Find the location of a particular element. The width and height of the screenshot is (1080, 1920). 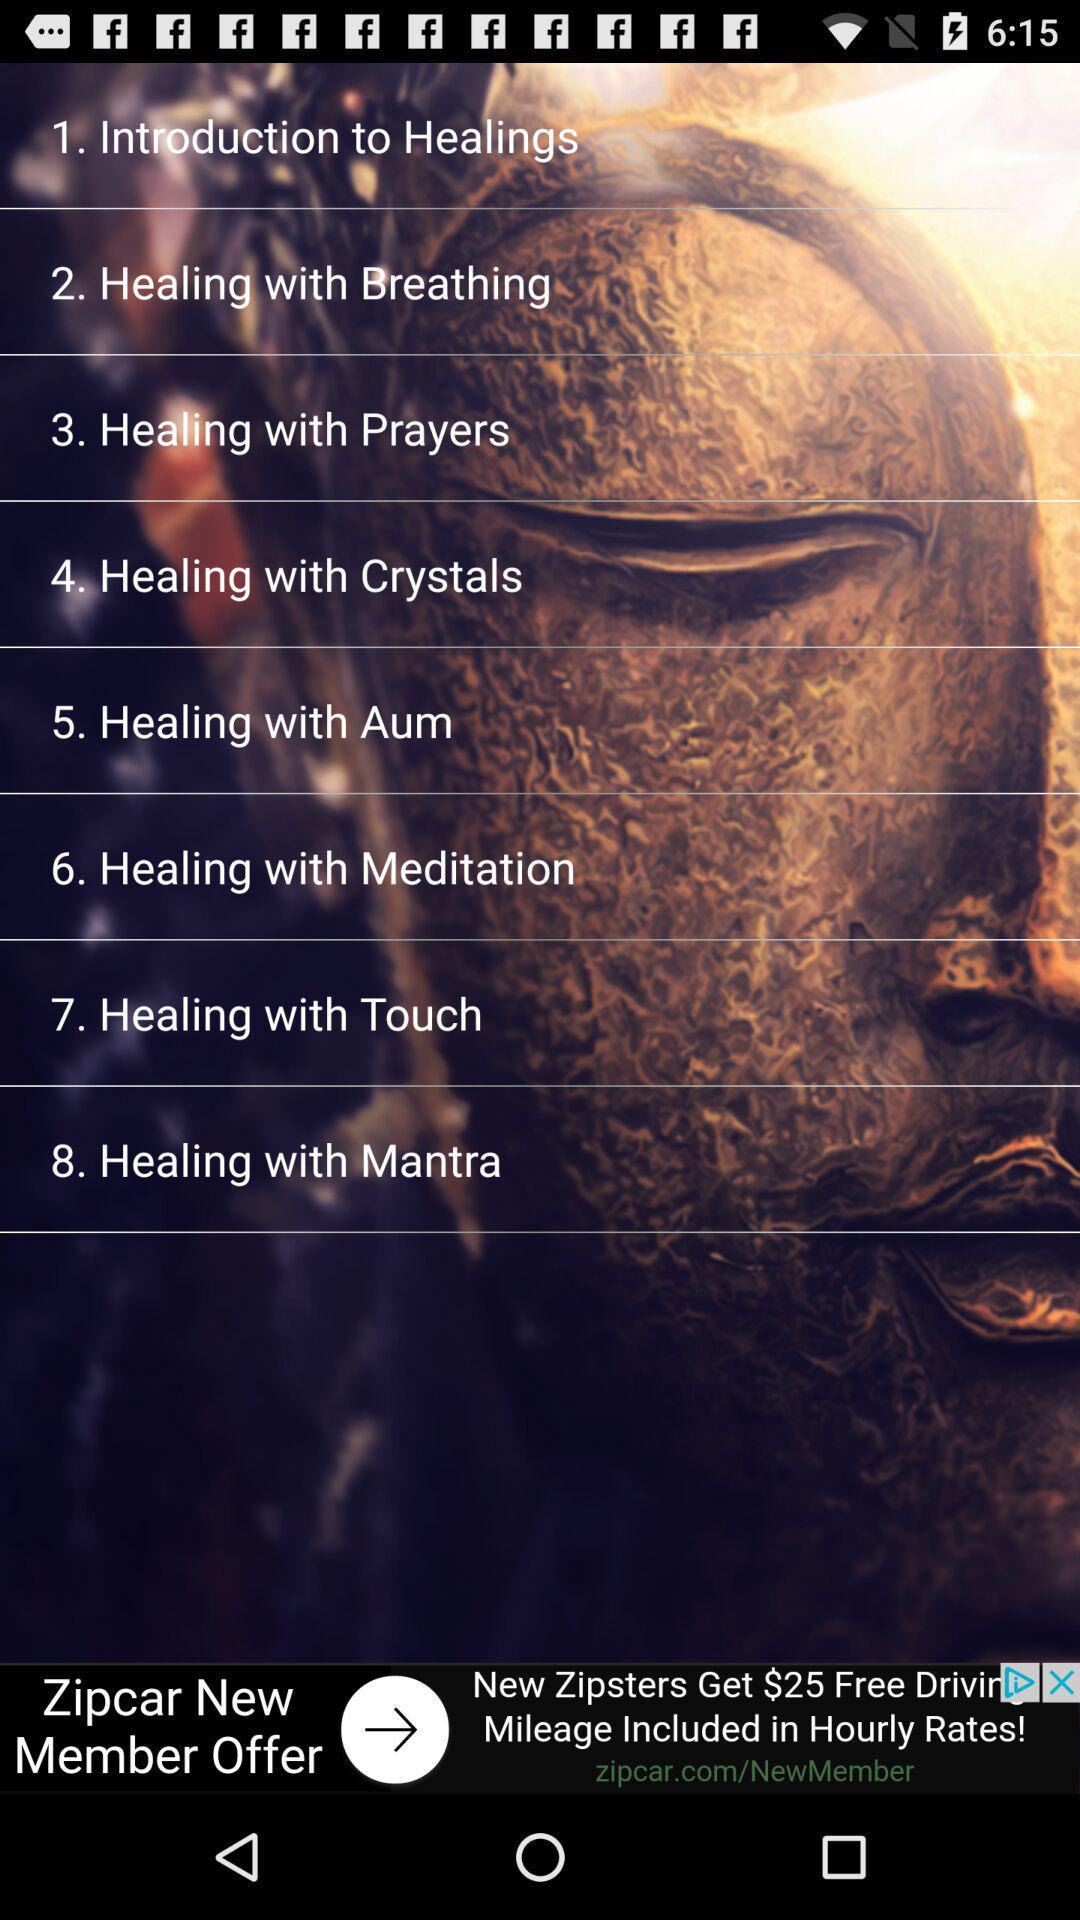

view advertisements options is located at coordinates (540, 1727).